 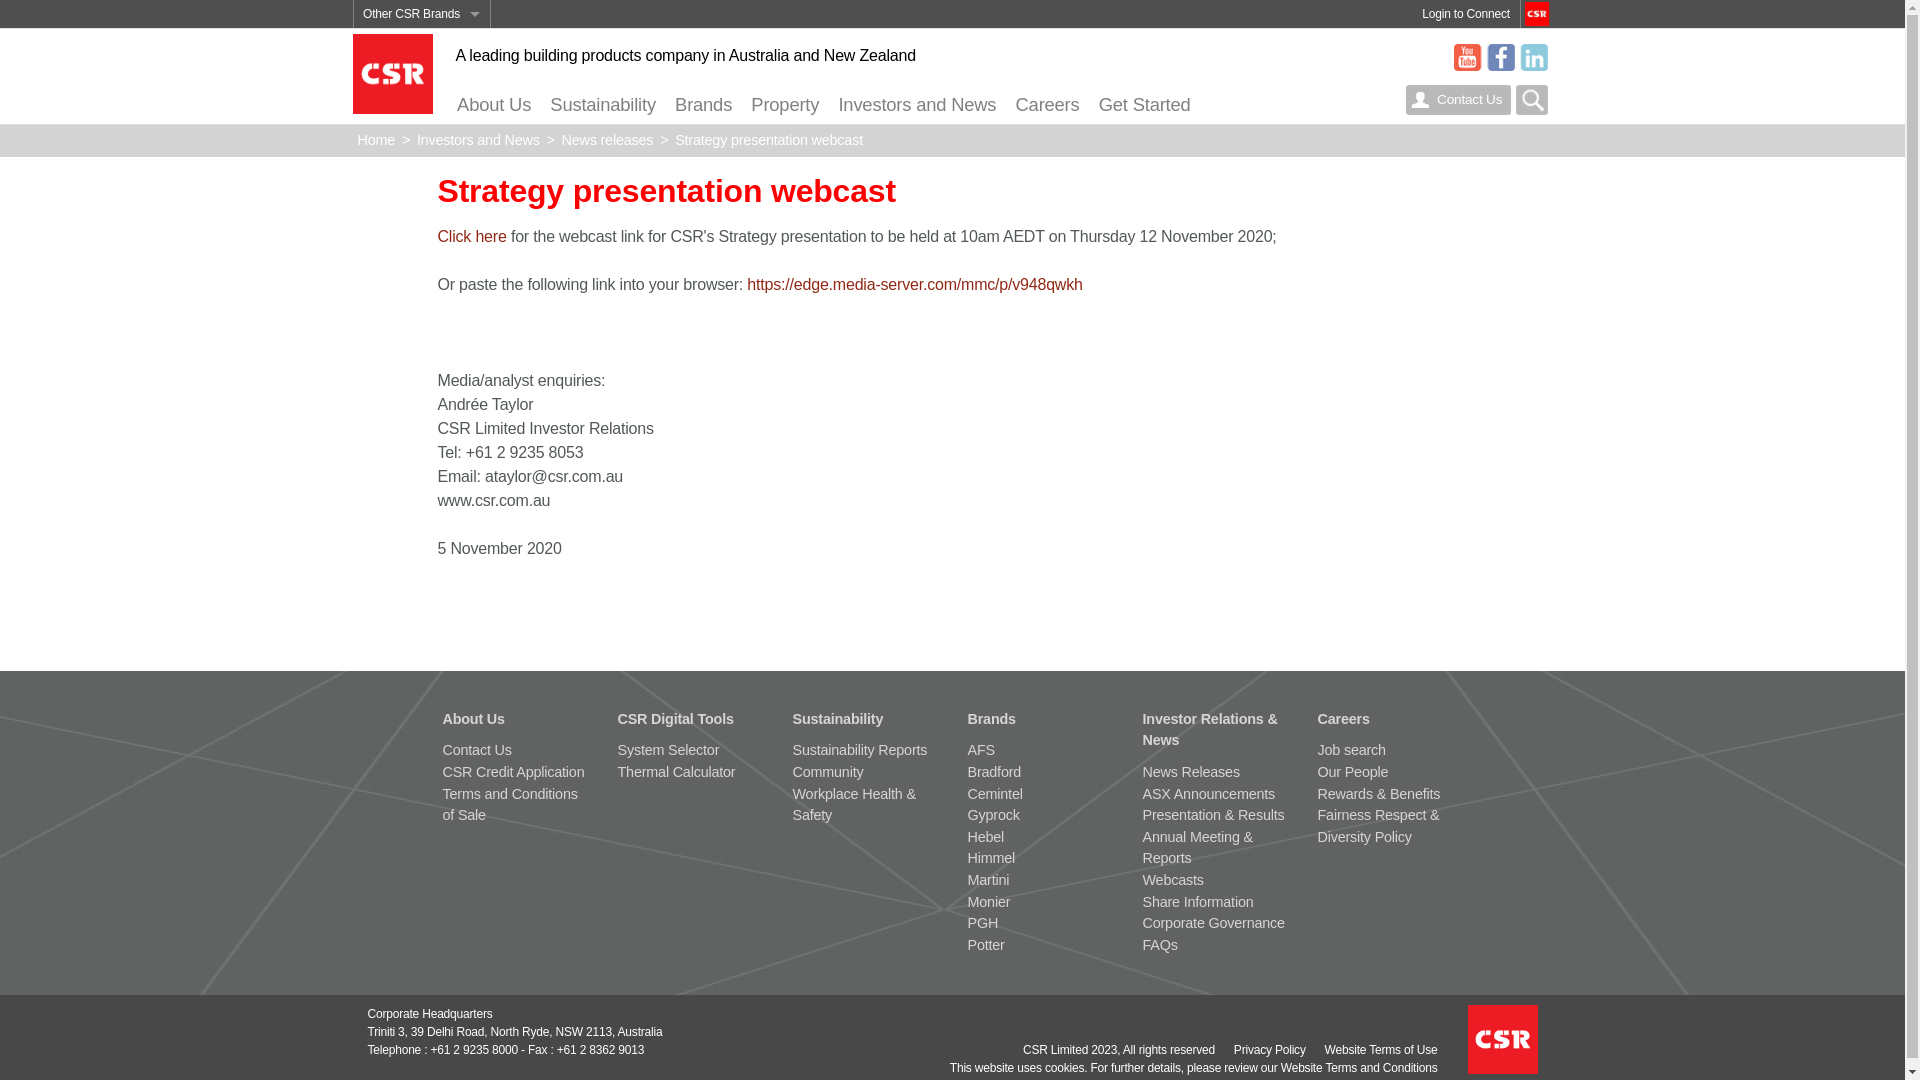 I want to click on 'PGH', so click(x=983, y=922).